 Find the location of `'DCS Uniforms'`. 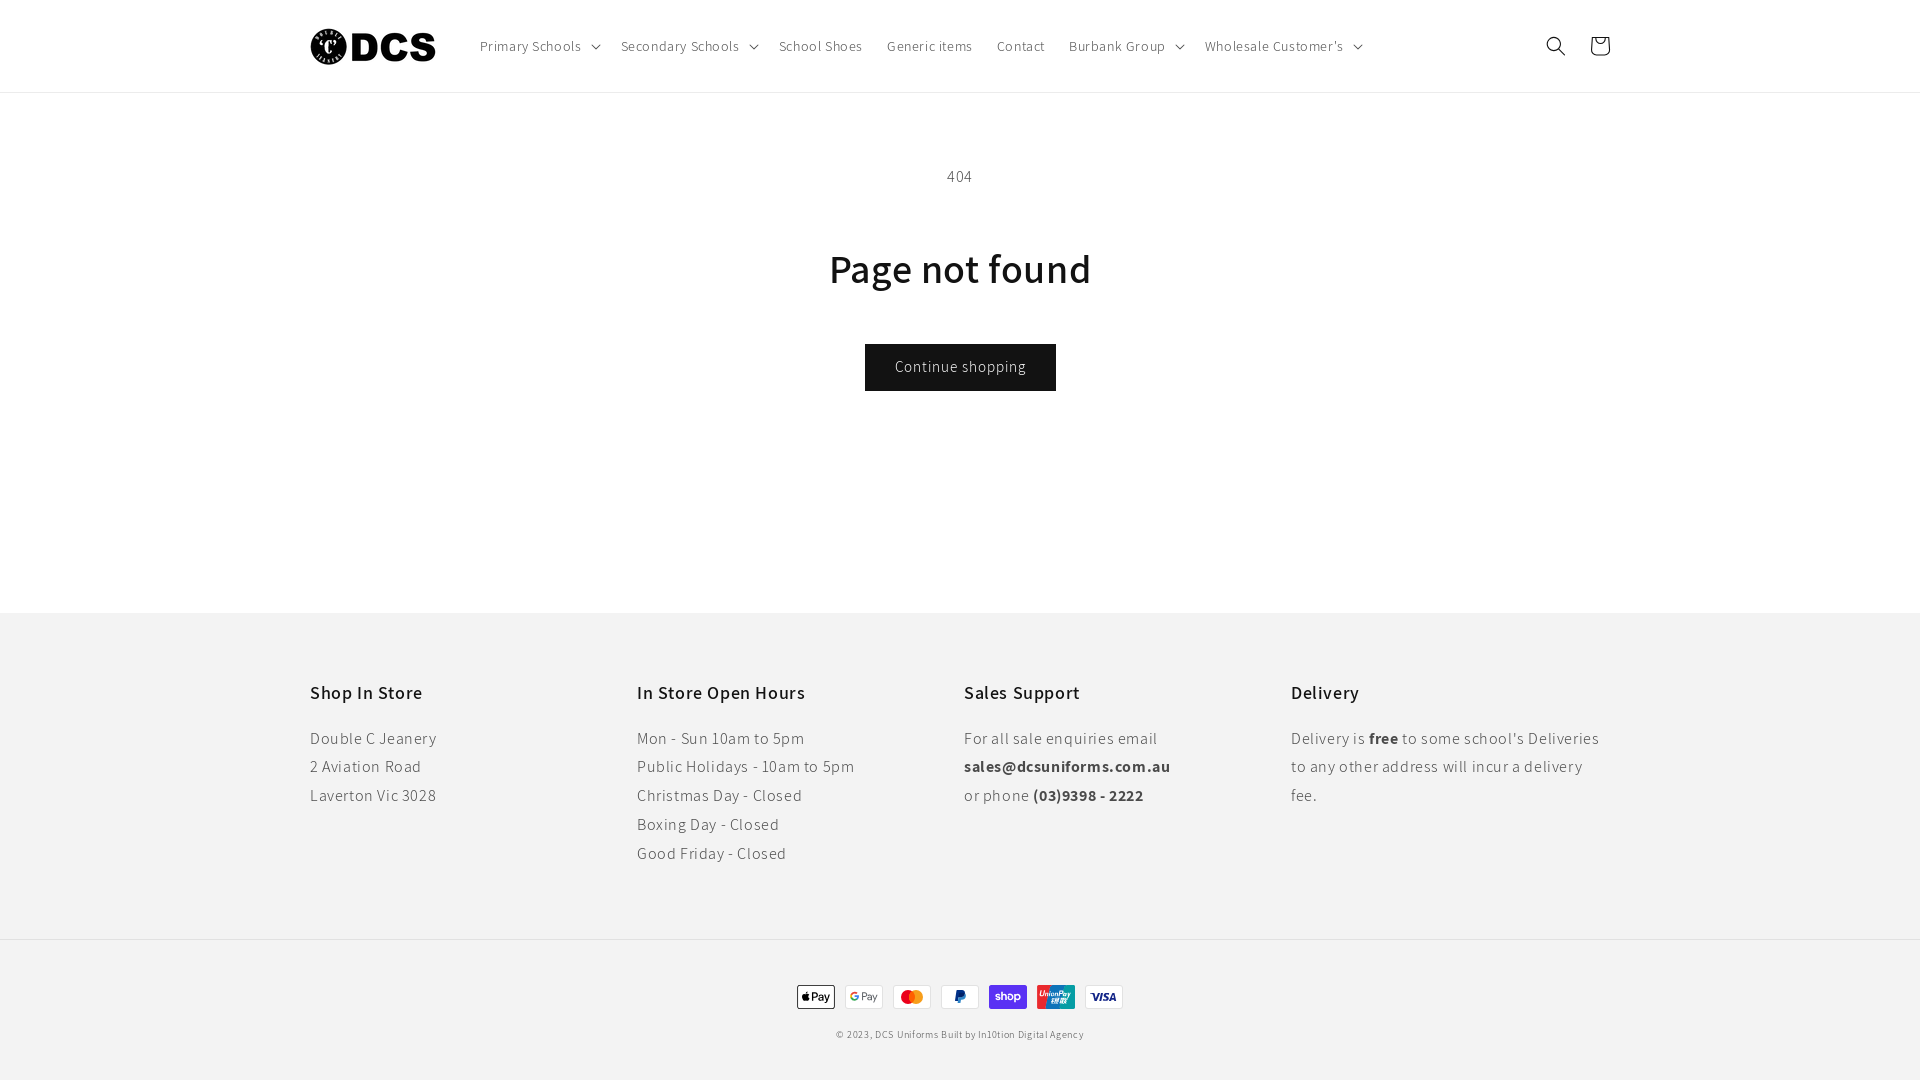

'DCS Uniforms' is located at coordinates (905, 1034).